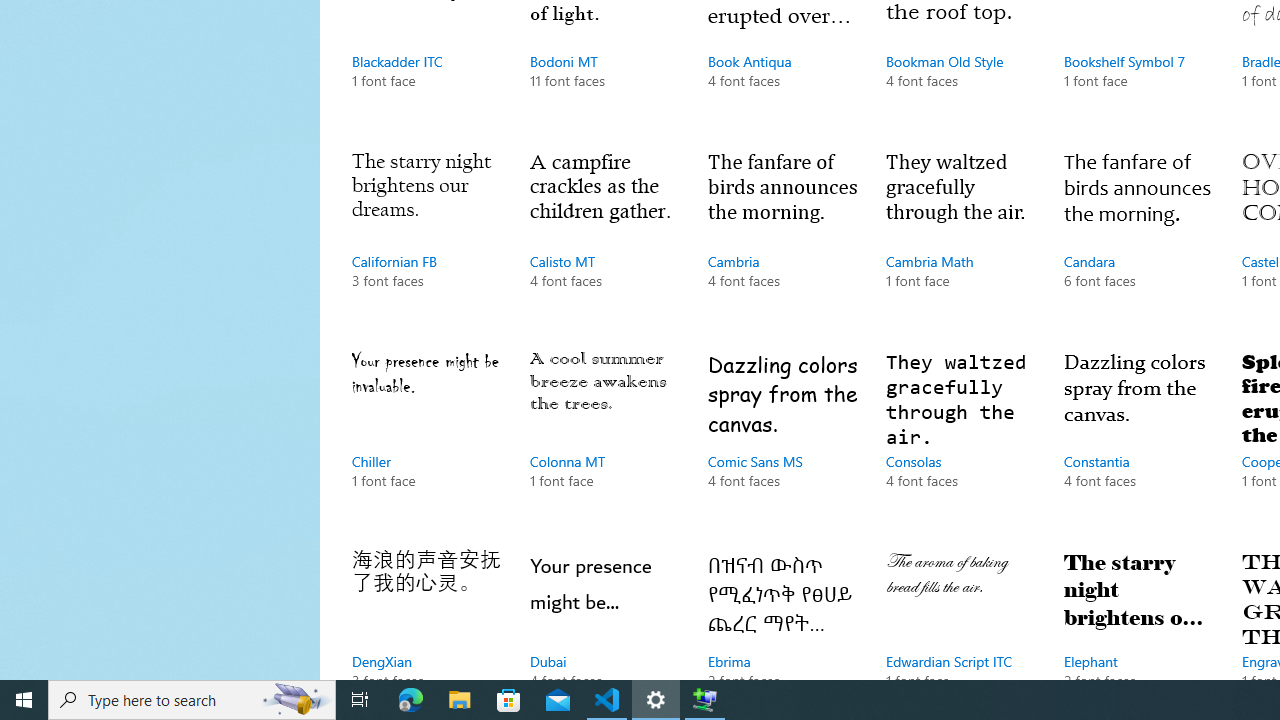 The image size is (1280, 720). Describe the element at coordinates (603, 438) in the screenshot. I see `'Colonna MT, 1 font face'` at that location.